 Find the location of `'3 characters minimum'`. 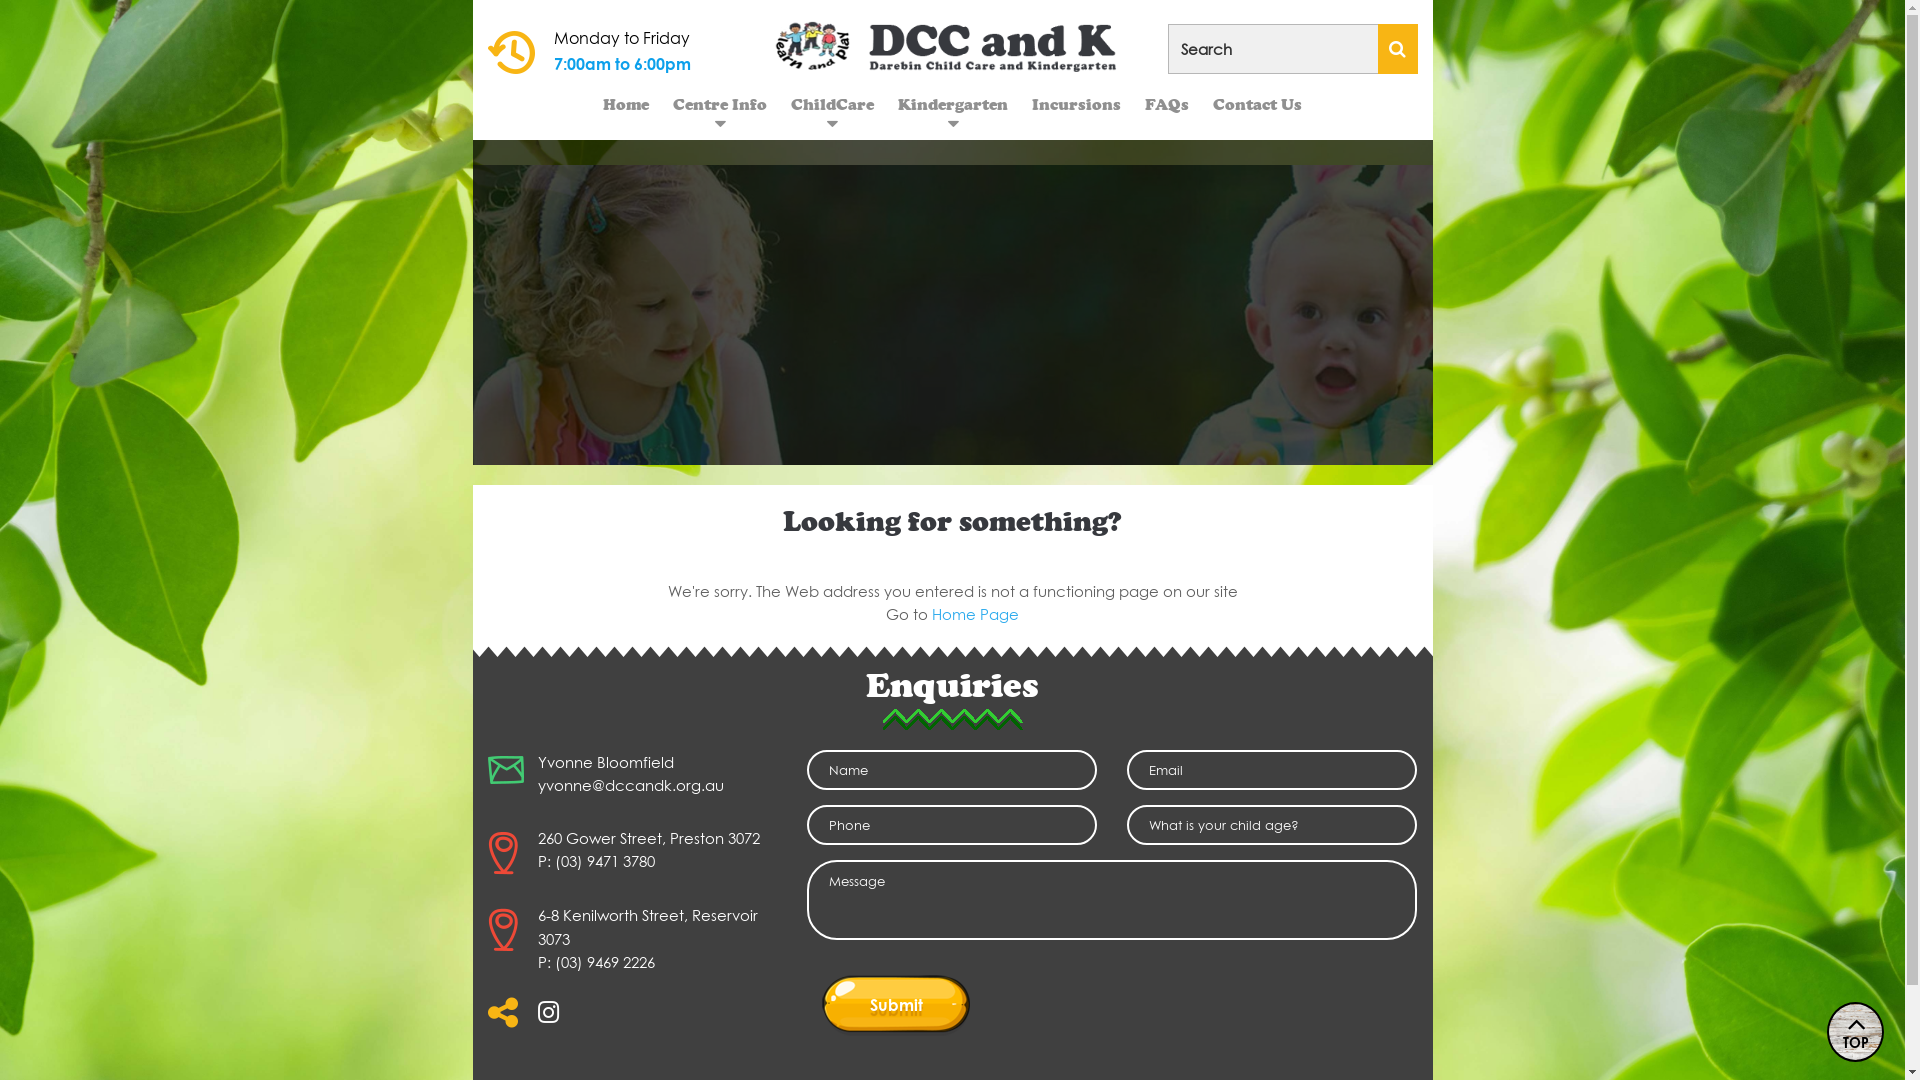

'3 characters minimum' is located at coordinates (1292, 48).